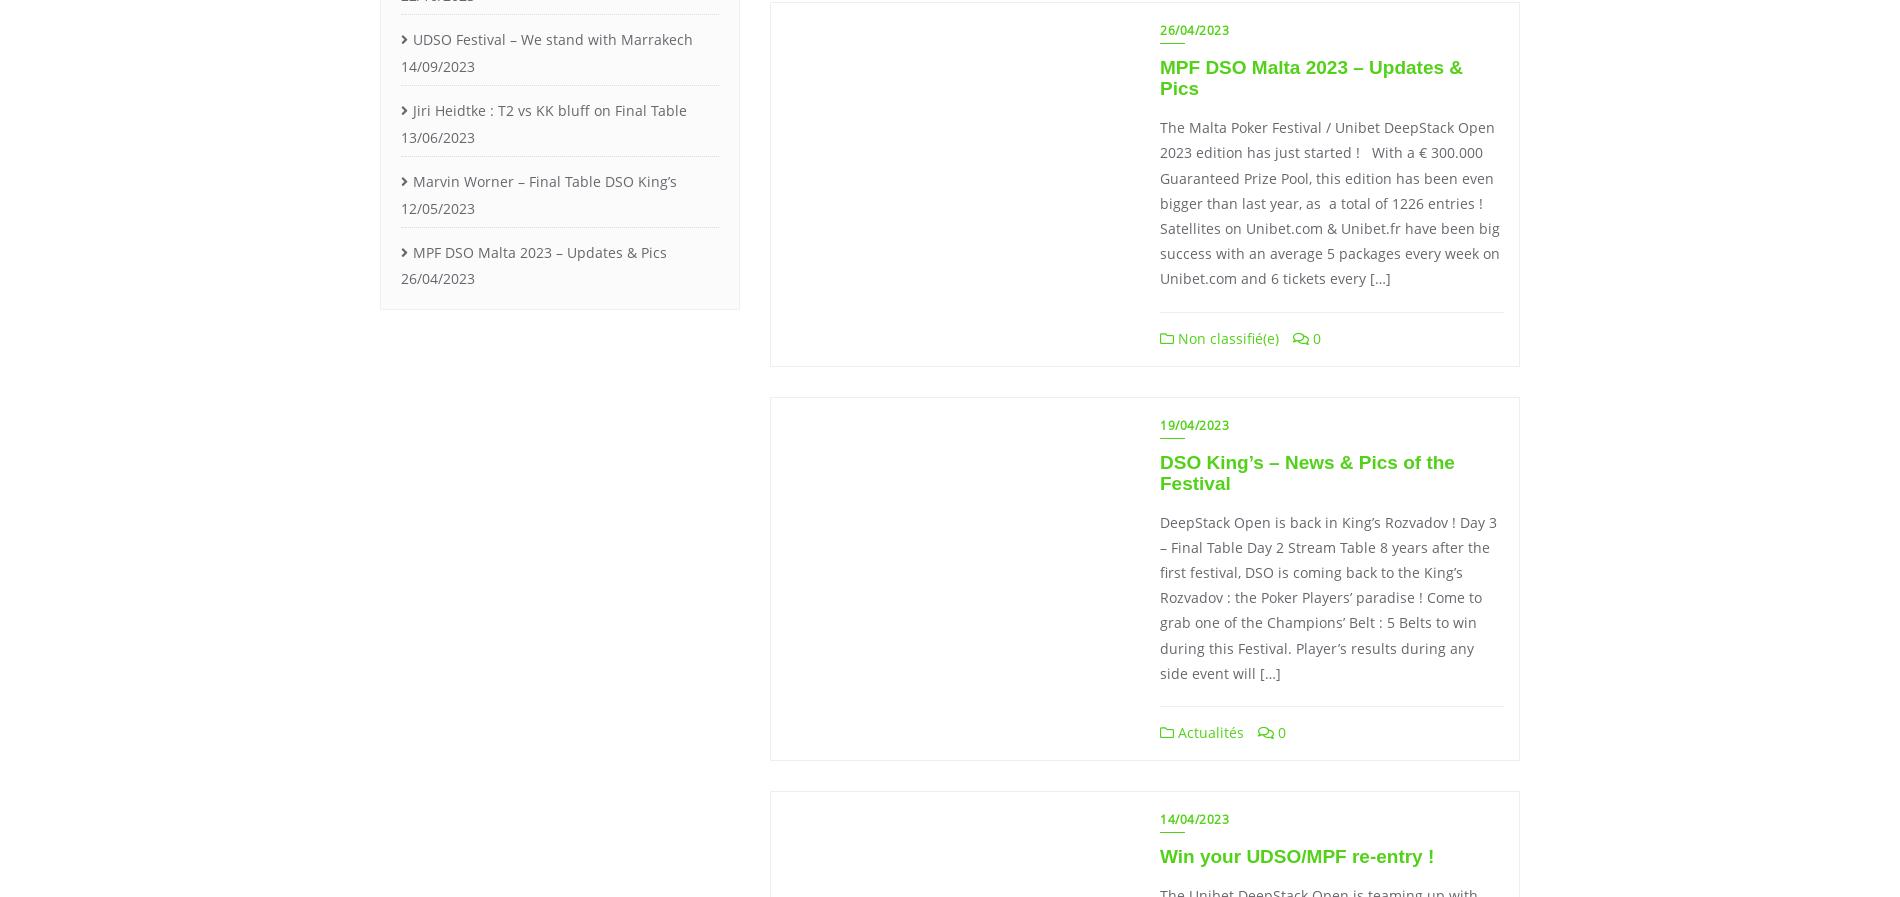 This screenshot has width=1900, height=897. I want to click on '19/04/2023', so click(1193, 423).